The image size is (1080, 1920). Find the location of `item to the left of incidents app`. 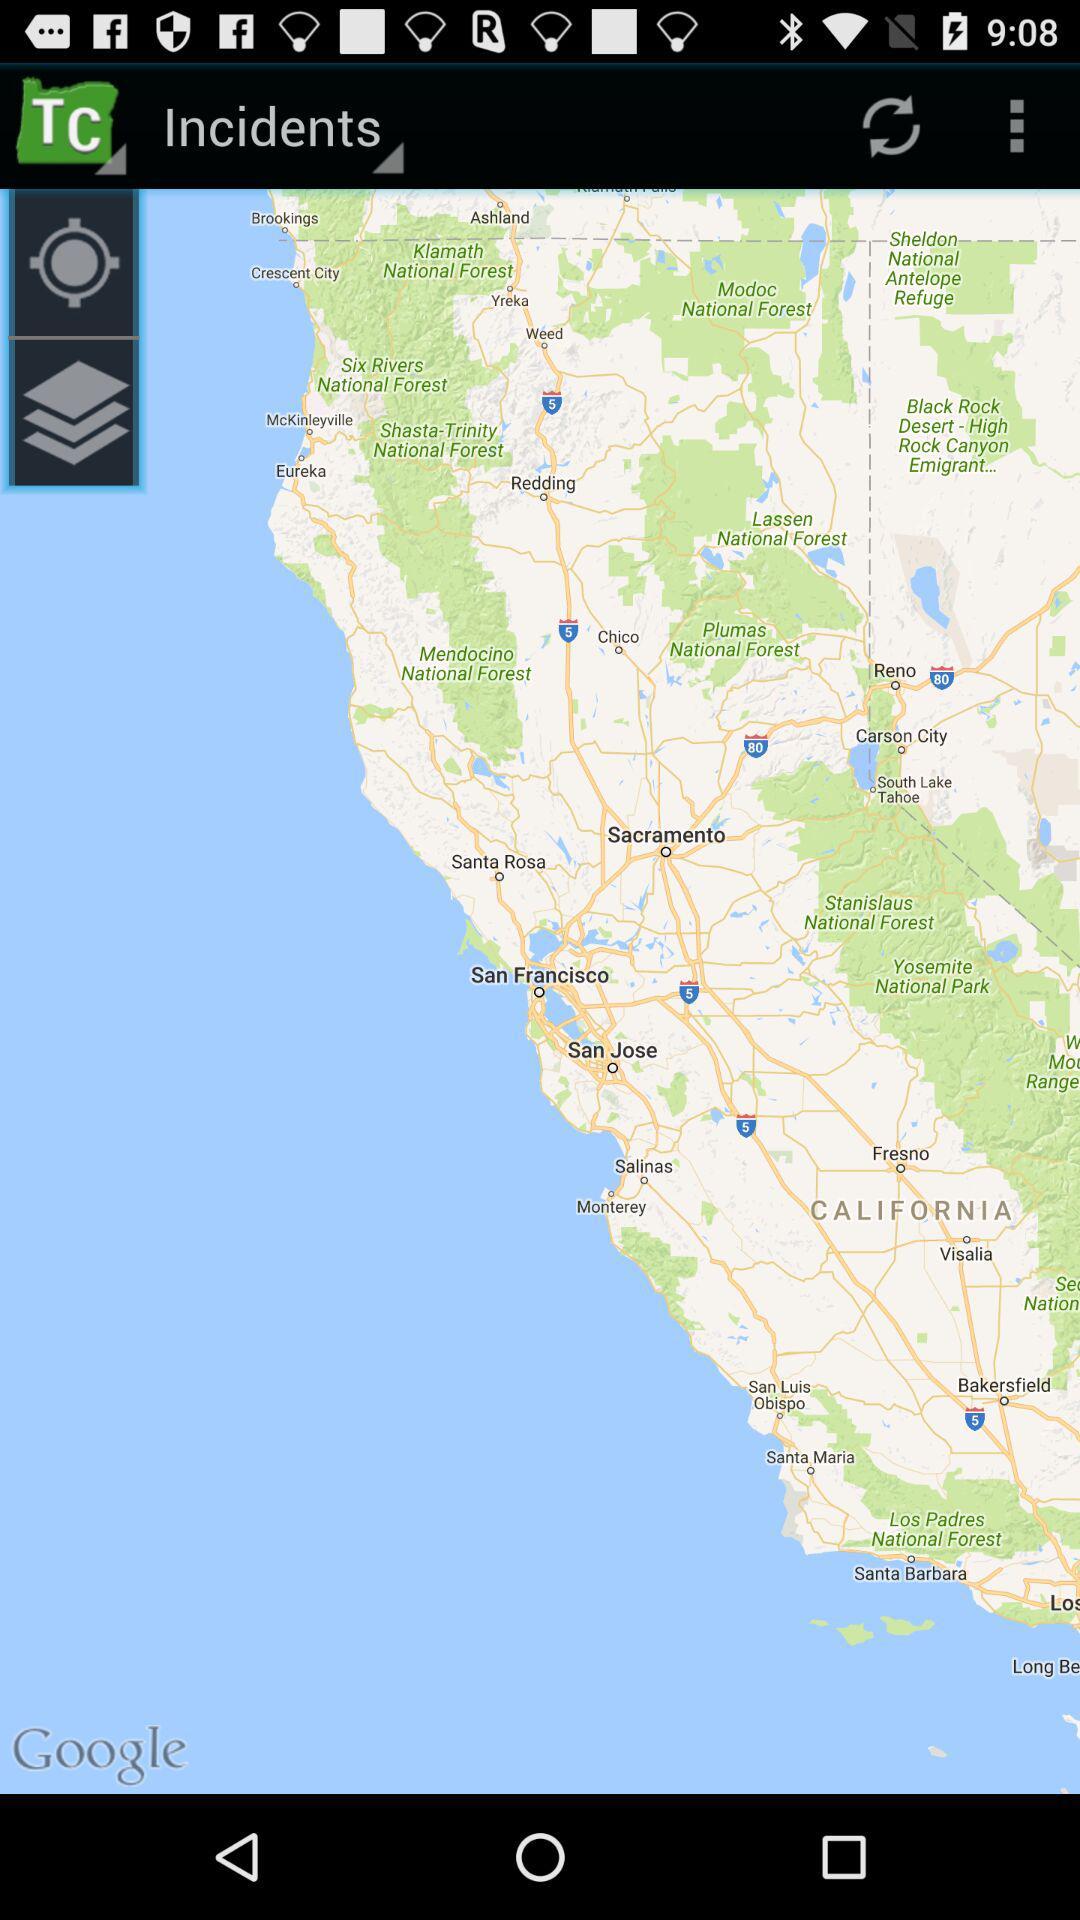

item to the left of incidents app is located at coordinates (72, 261).